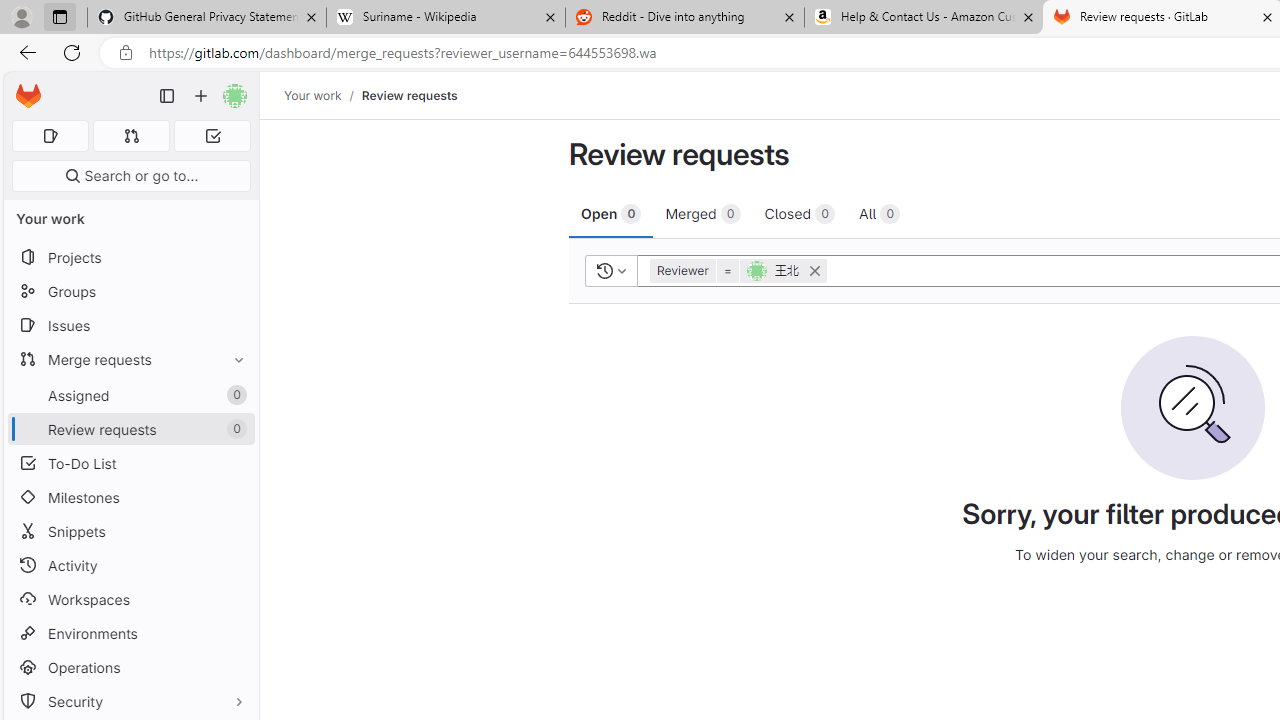  I want to click on 'Review requests', so click(408, 95).